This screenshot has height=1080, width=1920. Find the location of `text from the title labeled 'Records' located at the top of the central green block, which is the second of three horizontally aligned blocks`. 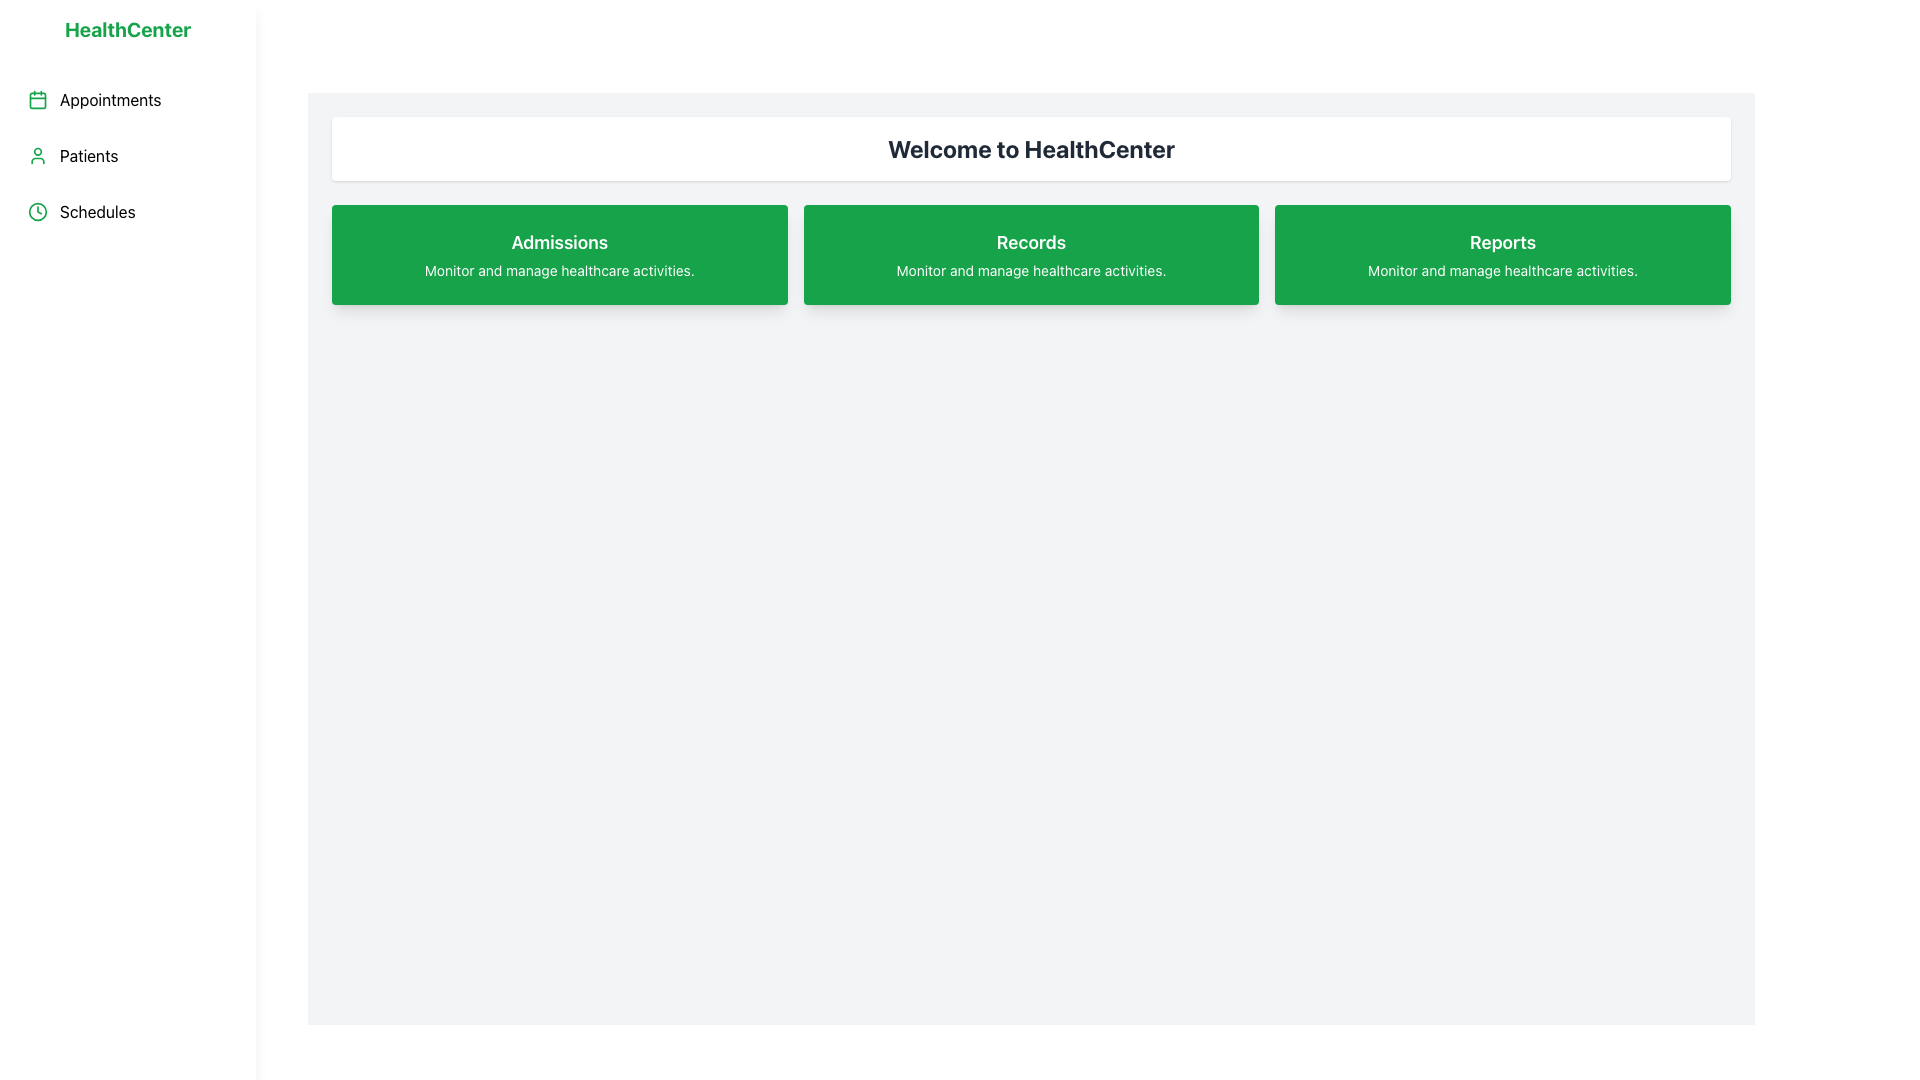

text from the title labeled 'Records' located at the top of the central green block, which is the second of three horizontally aligned blocks is located at coordinates (1031, 242).